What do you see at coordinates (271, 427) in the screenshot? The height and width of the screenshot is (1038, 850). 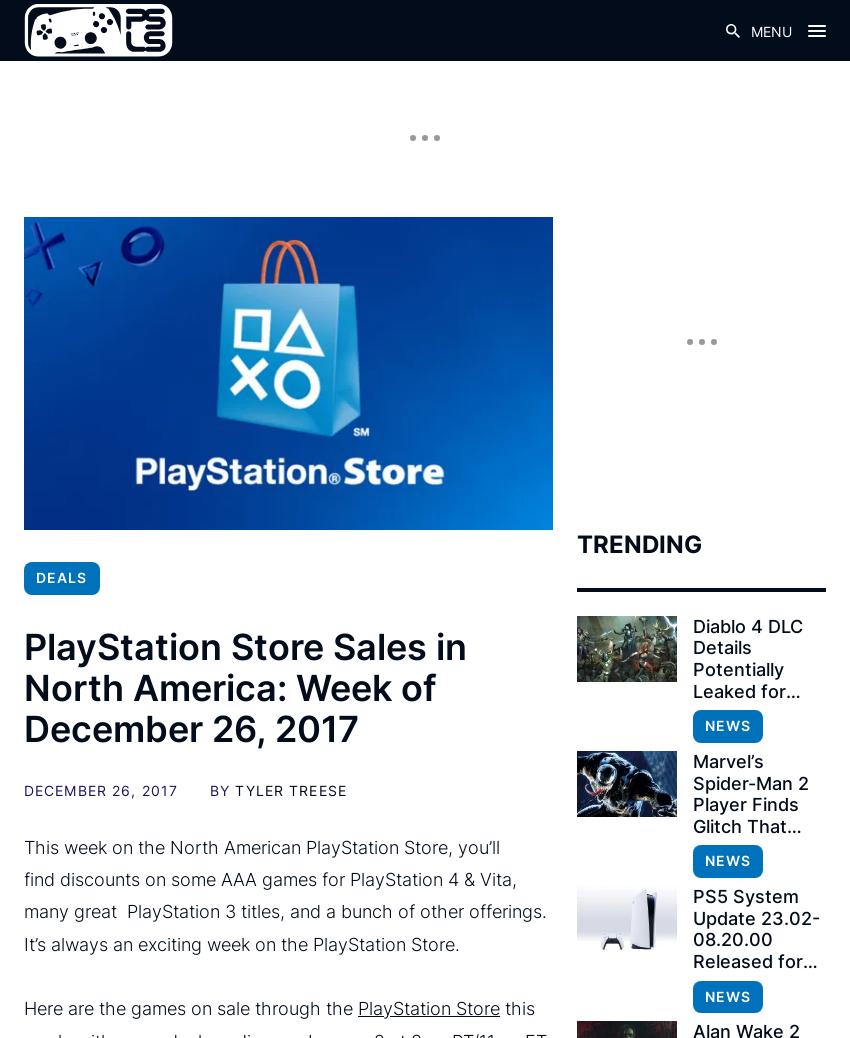 I see `'Day of the Tentacle: Remastered – $5.99'` at bounding box center [271, 427].